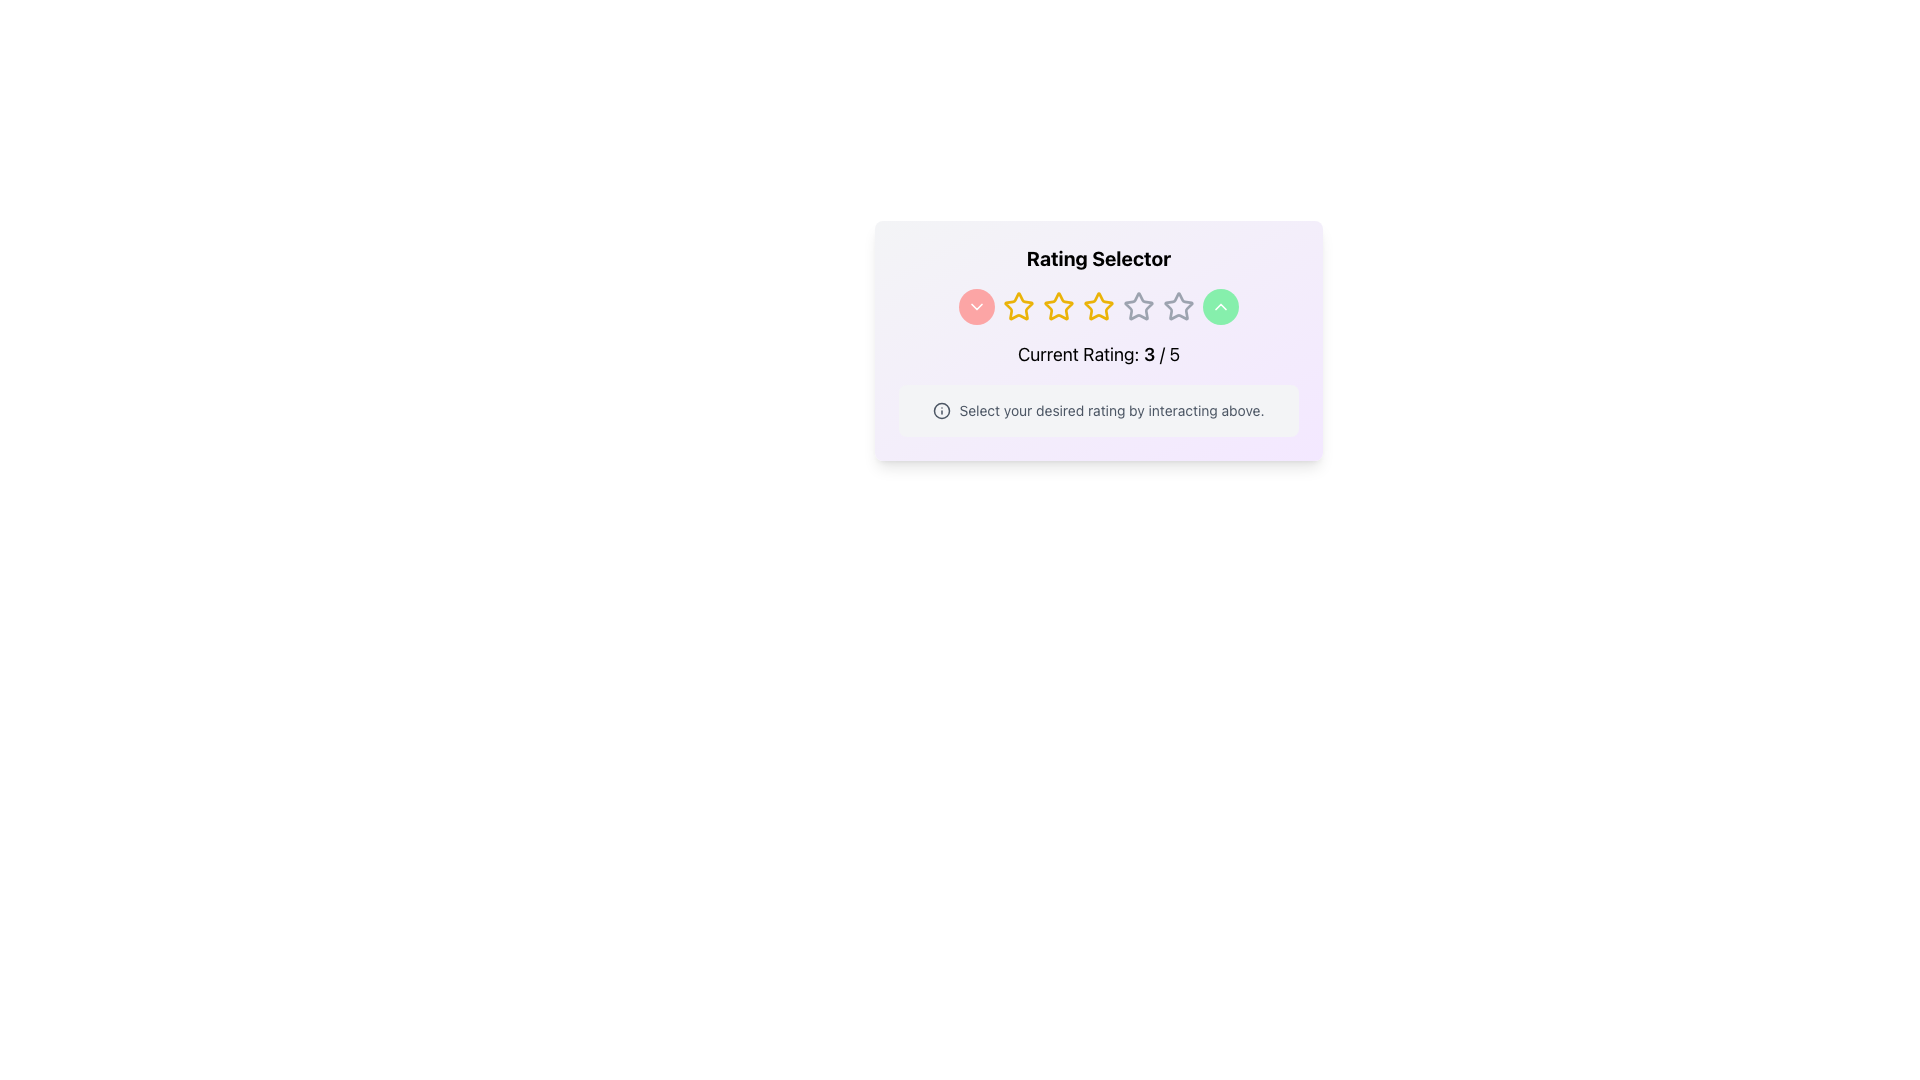 This screenshot has width=1920, height=1080. I want to click on the fourth star icon in the rating selector, so click(1177, 305).